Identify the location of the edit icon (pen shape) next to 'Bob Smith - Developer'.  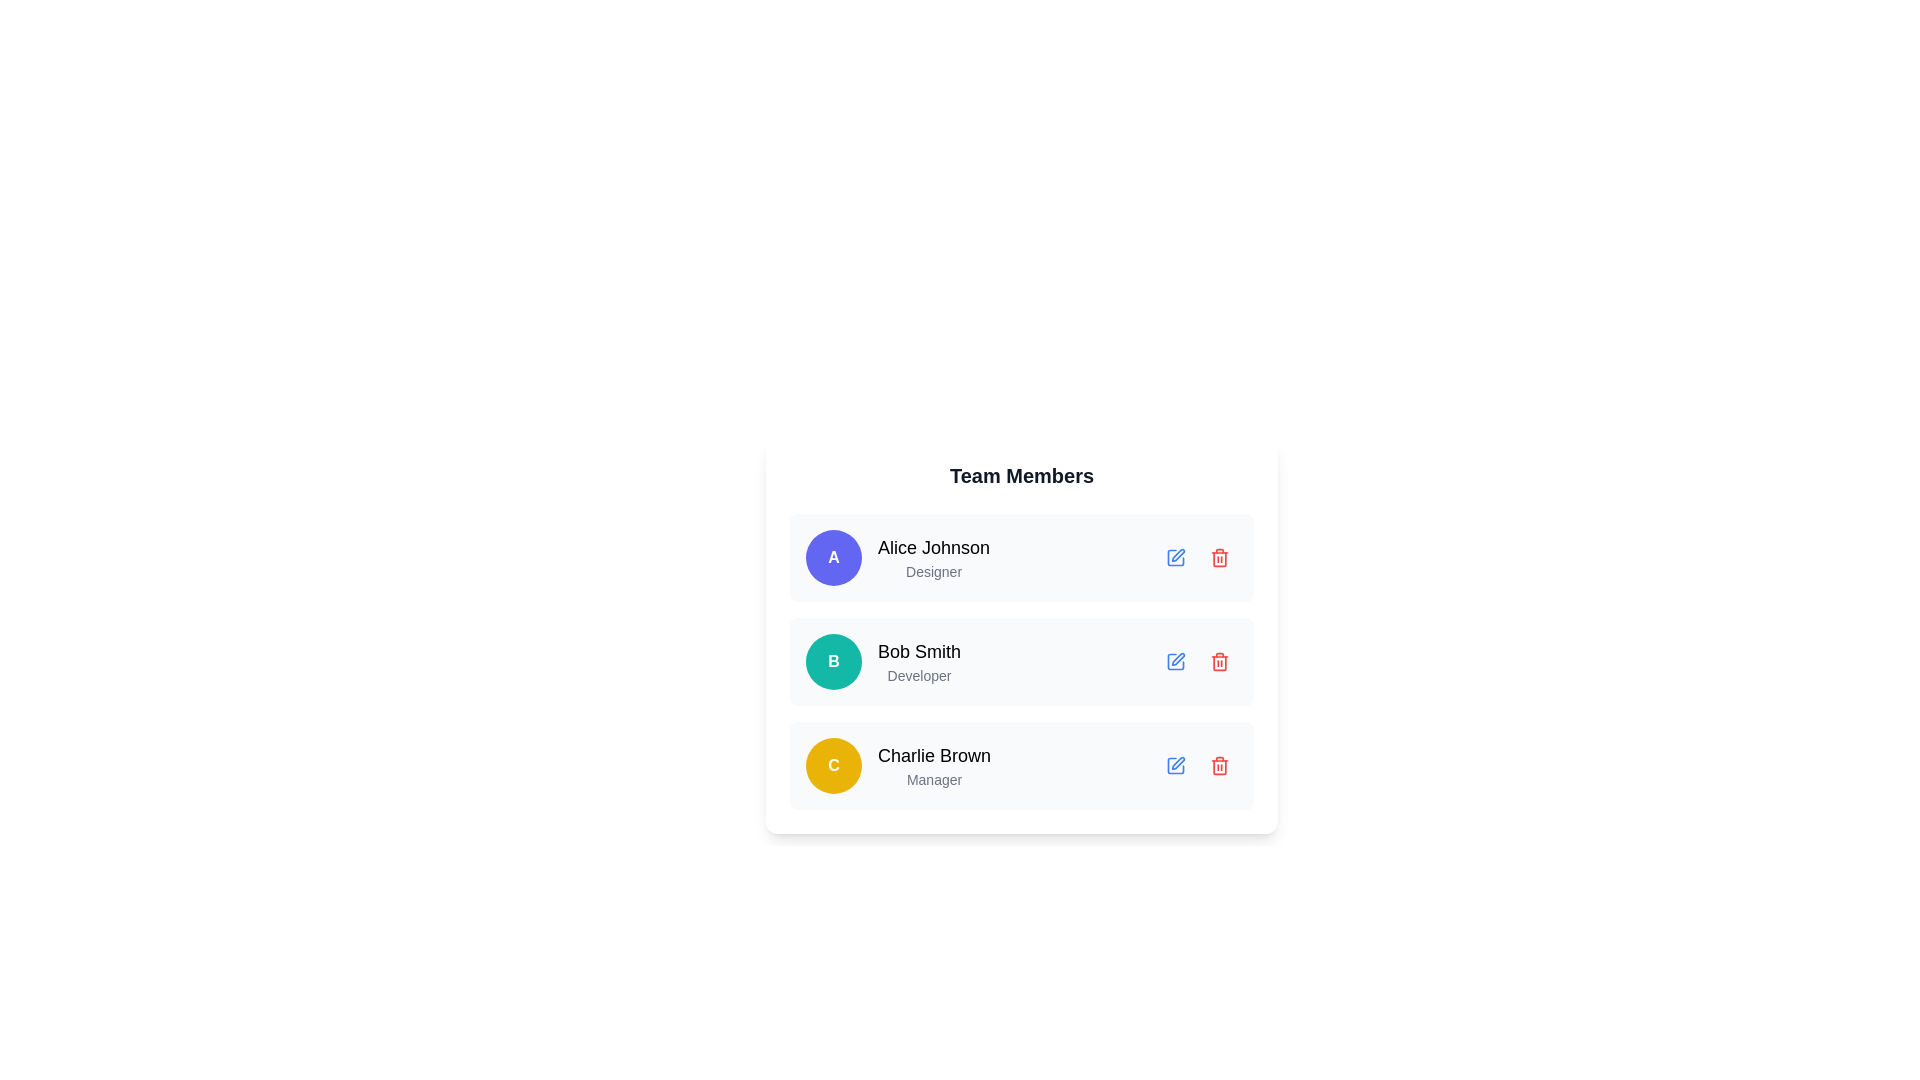
(1178, 659).